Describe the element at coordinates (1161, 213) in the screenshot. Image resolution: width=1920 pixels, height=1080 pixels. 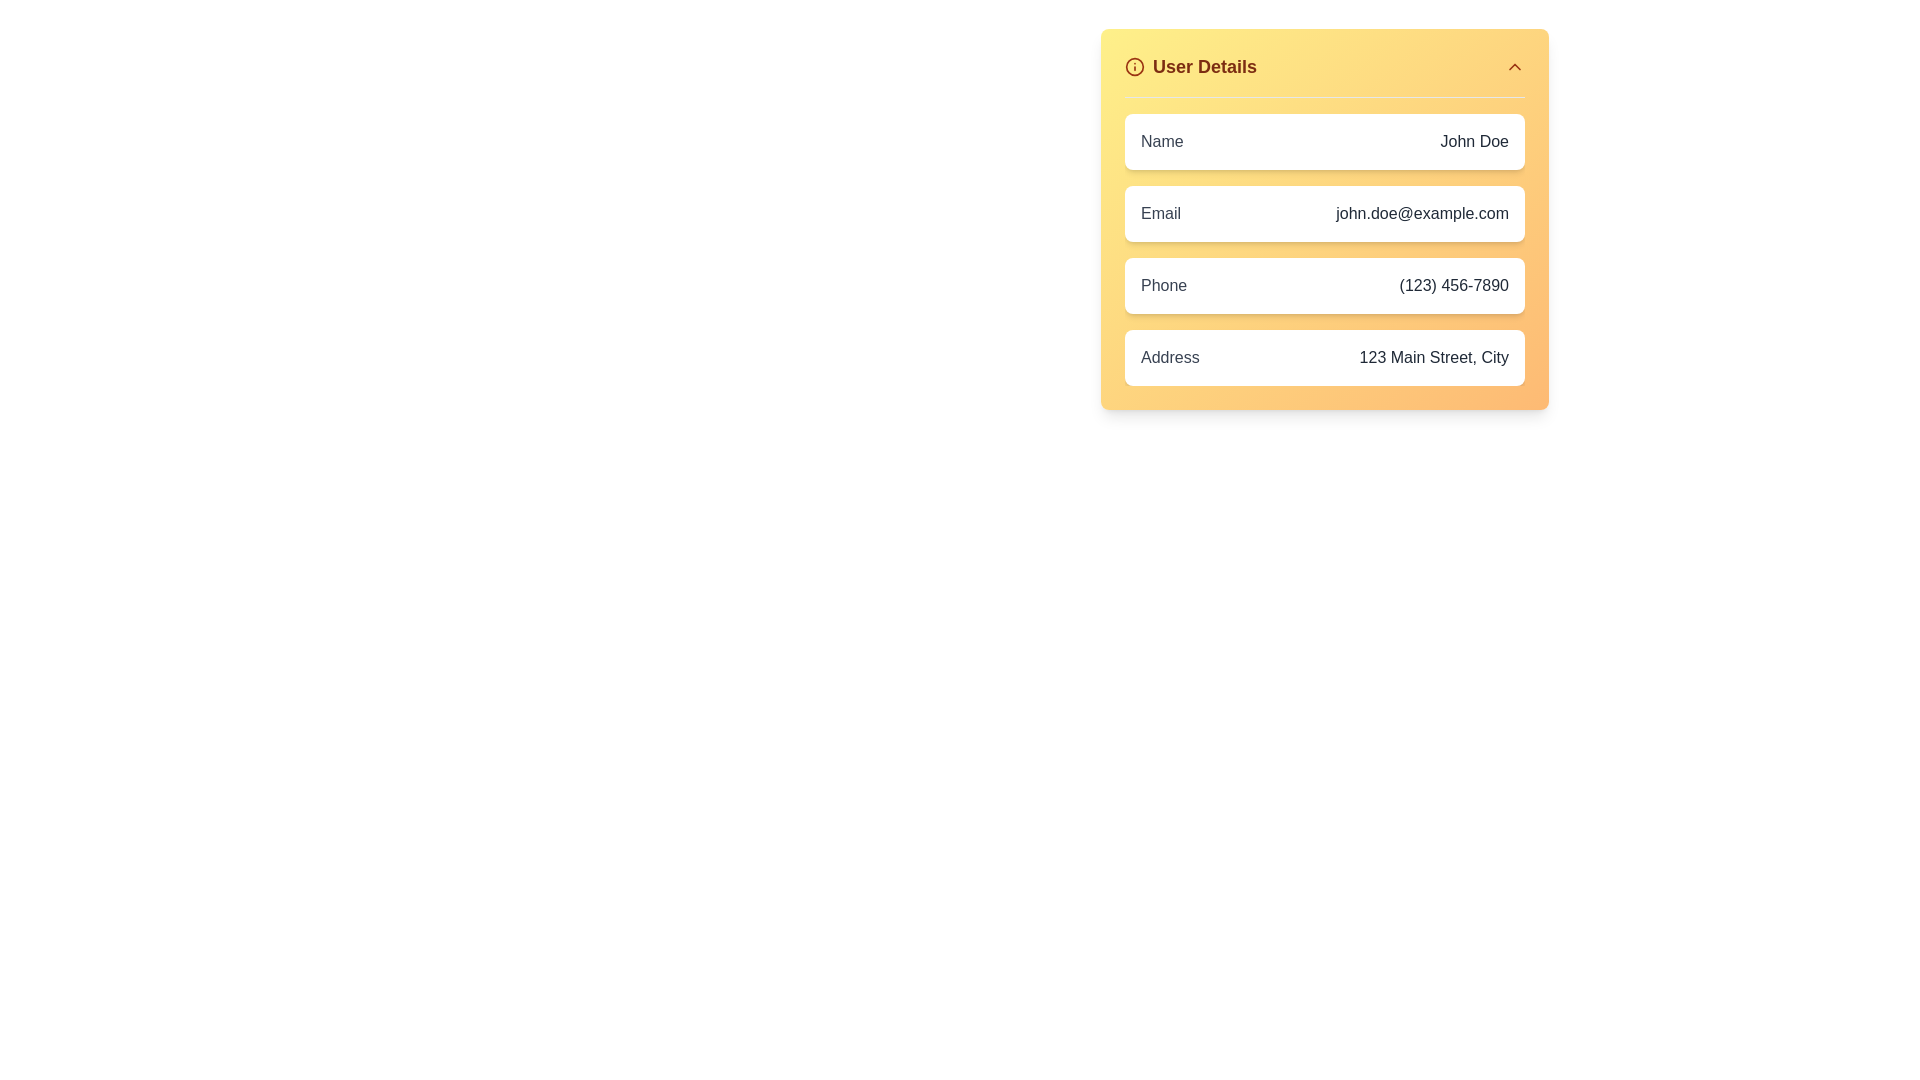
I see `the 'Email' text label which displays the word 'Email' in medium font weight and gray color, located within the user details panel, to the left of the email address 'john.doe@example.com'` at that location.